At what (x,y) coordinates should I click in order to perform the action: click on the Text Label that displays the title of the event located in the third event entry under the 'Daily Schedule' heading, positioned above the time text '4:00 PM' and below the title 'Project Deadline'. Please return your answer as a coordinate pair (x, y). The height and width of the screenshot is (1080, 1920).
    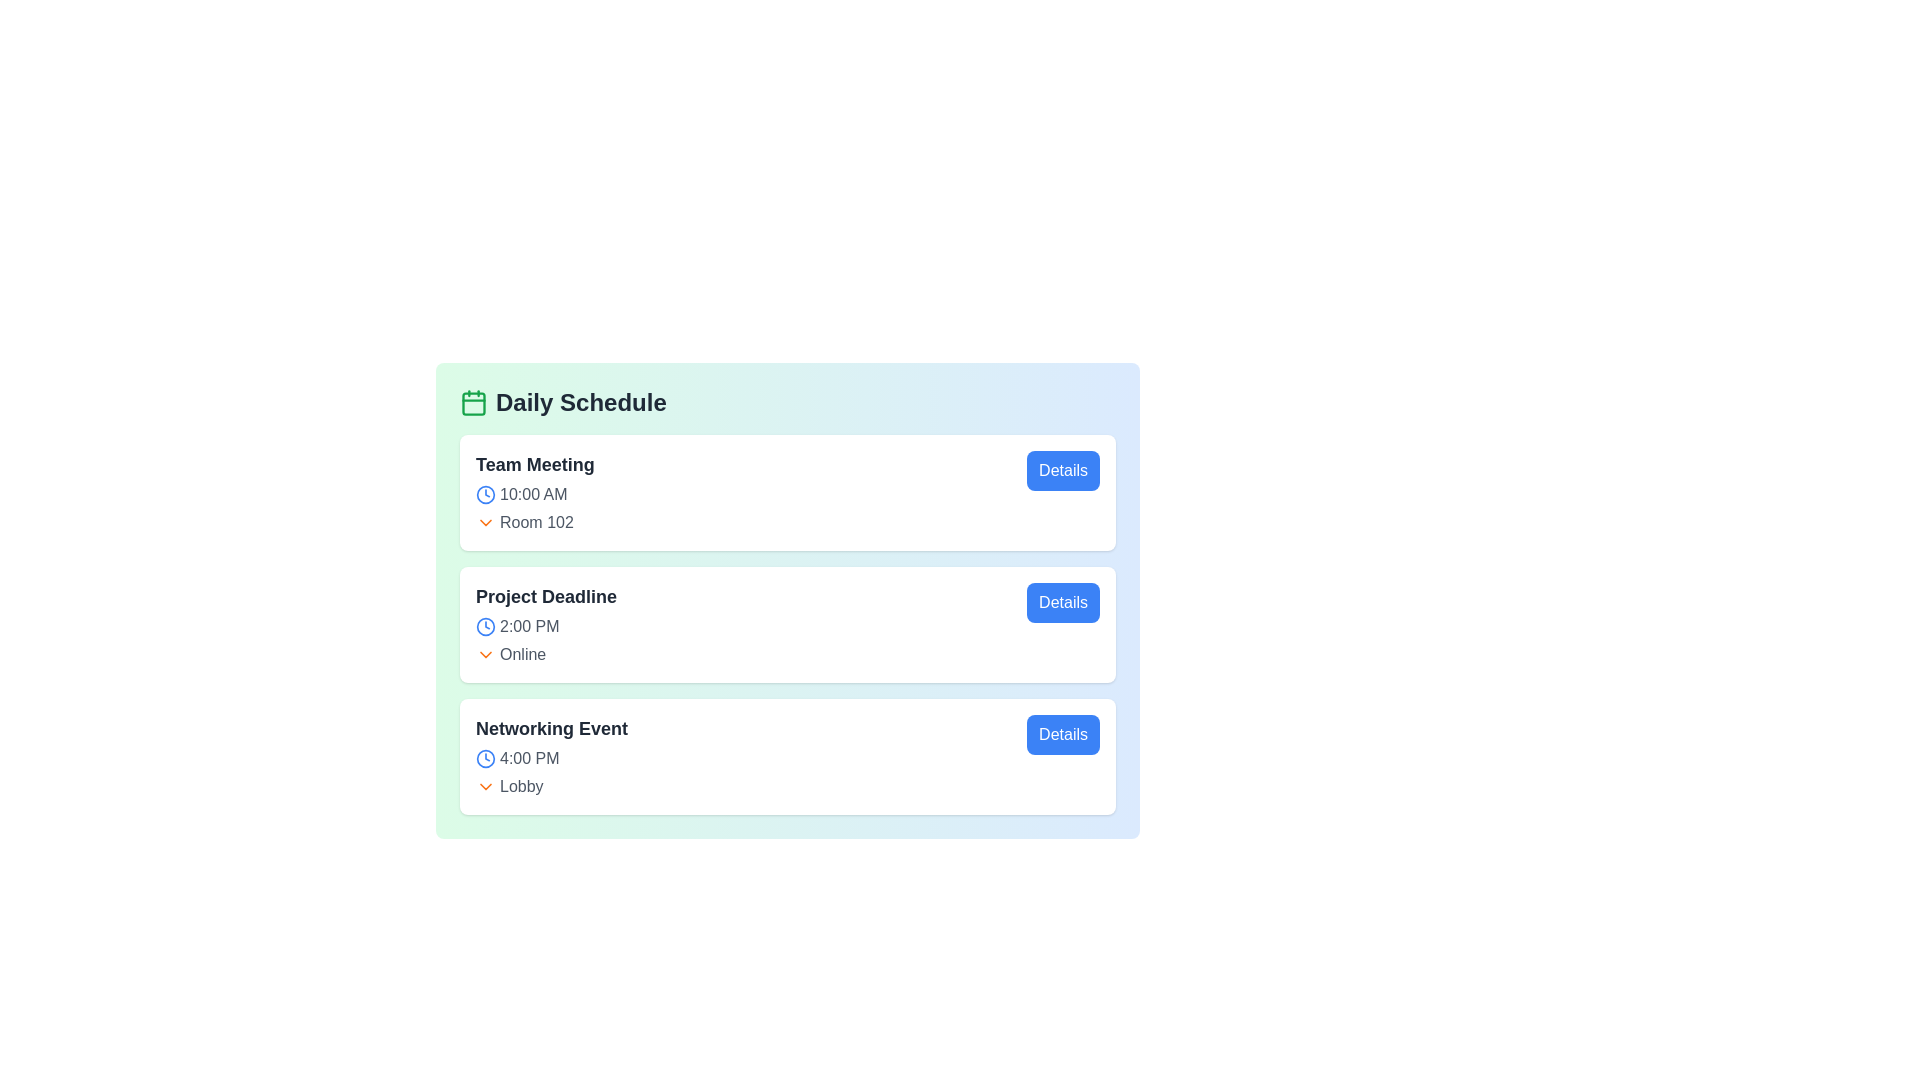
    Looking at the image, I should click on (552, 729).